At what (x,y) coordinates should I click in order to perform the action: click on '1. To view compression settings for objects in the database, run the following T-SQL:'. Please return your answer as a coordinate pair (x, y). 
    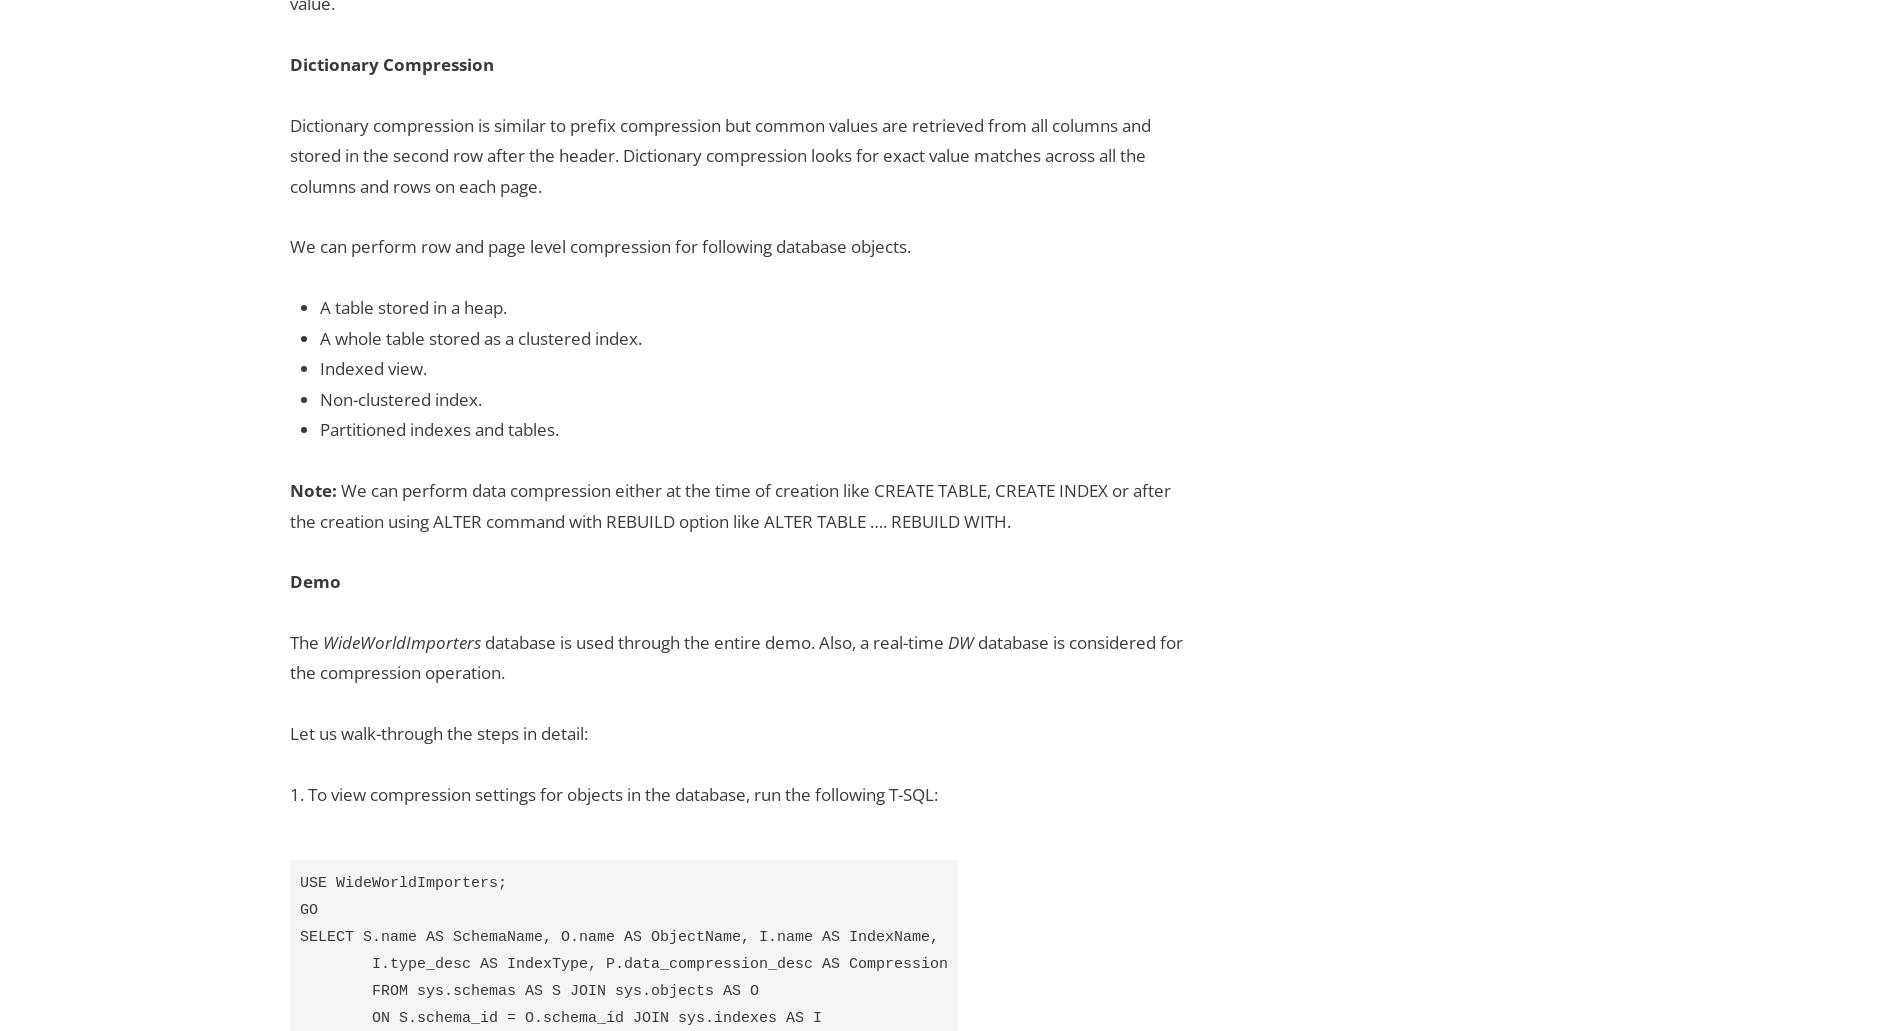
    Looking at the image, I should click on (614, 792).